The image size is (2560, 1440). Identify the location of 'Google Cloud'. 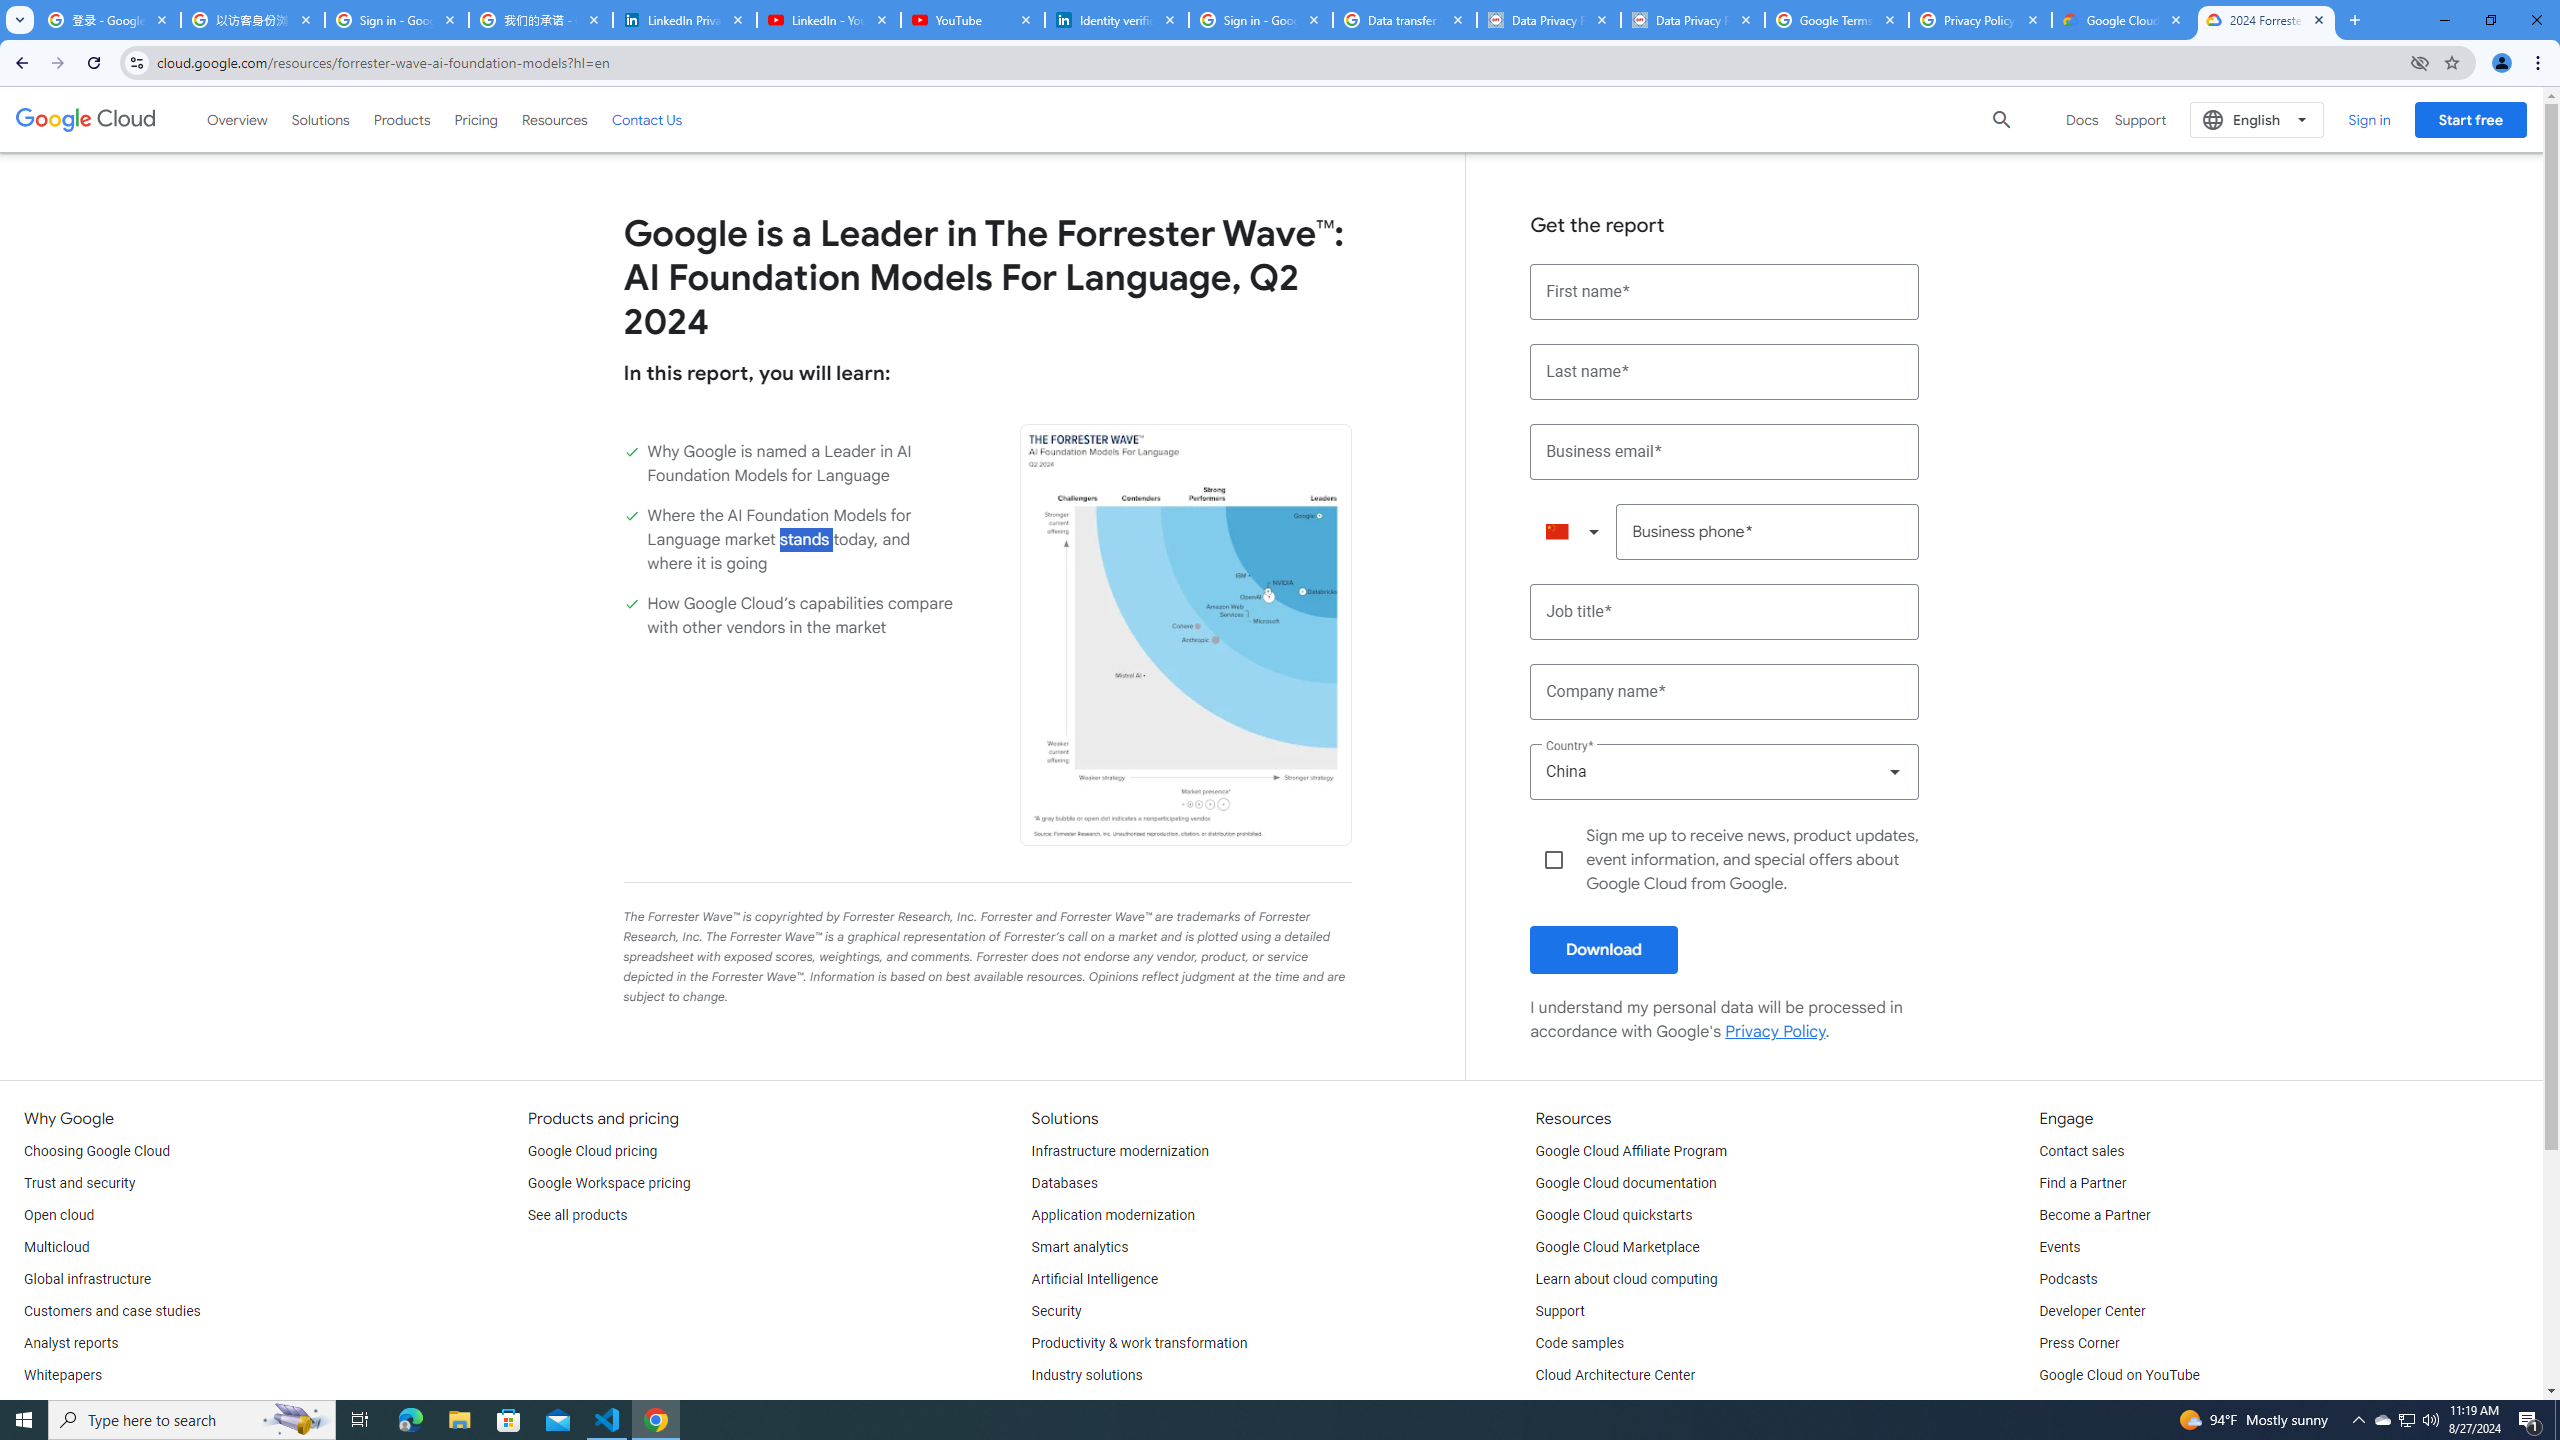
(85, 118).